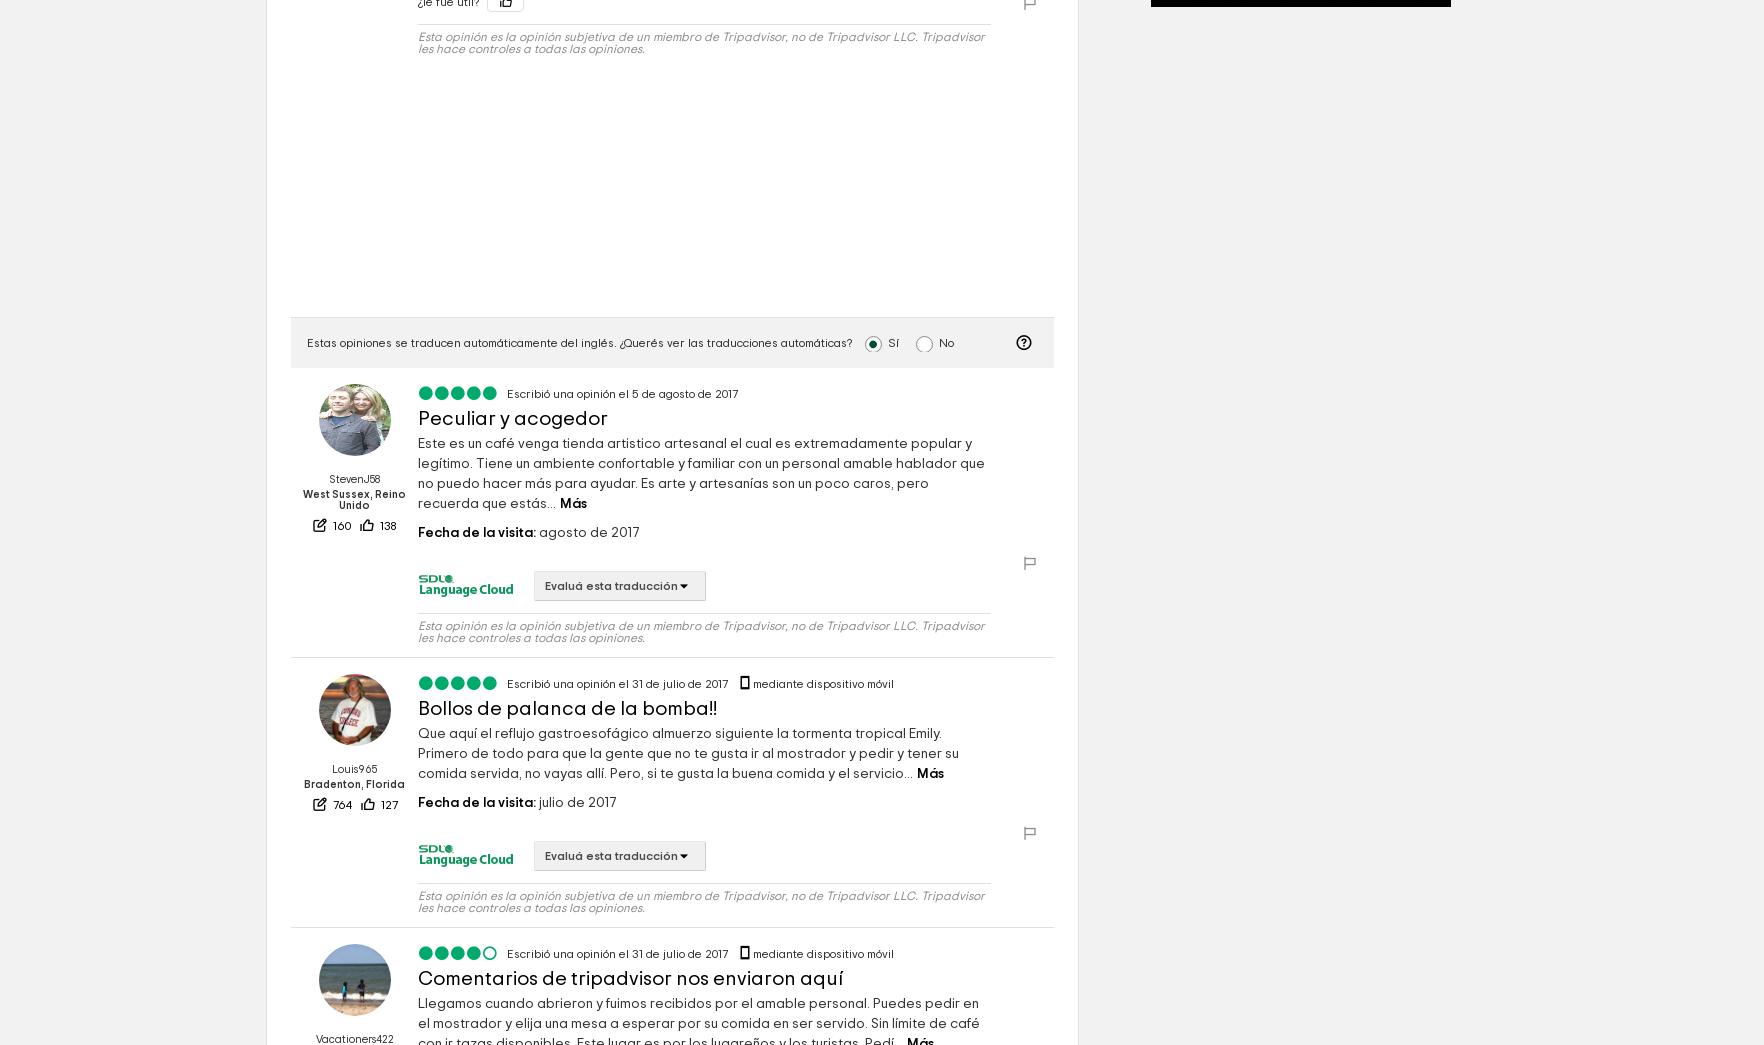 The width and height of the screenshot is (1764, 1045). What do you see at coordinates (887, 342) in the screenshot?
I see `'Sí'` at bounding box center [887, 342].